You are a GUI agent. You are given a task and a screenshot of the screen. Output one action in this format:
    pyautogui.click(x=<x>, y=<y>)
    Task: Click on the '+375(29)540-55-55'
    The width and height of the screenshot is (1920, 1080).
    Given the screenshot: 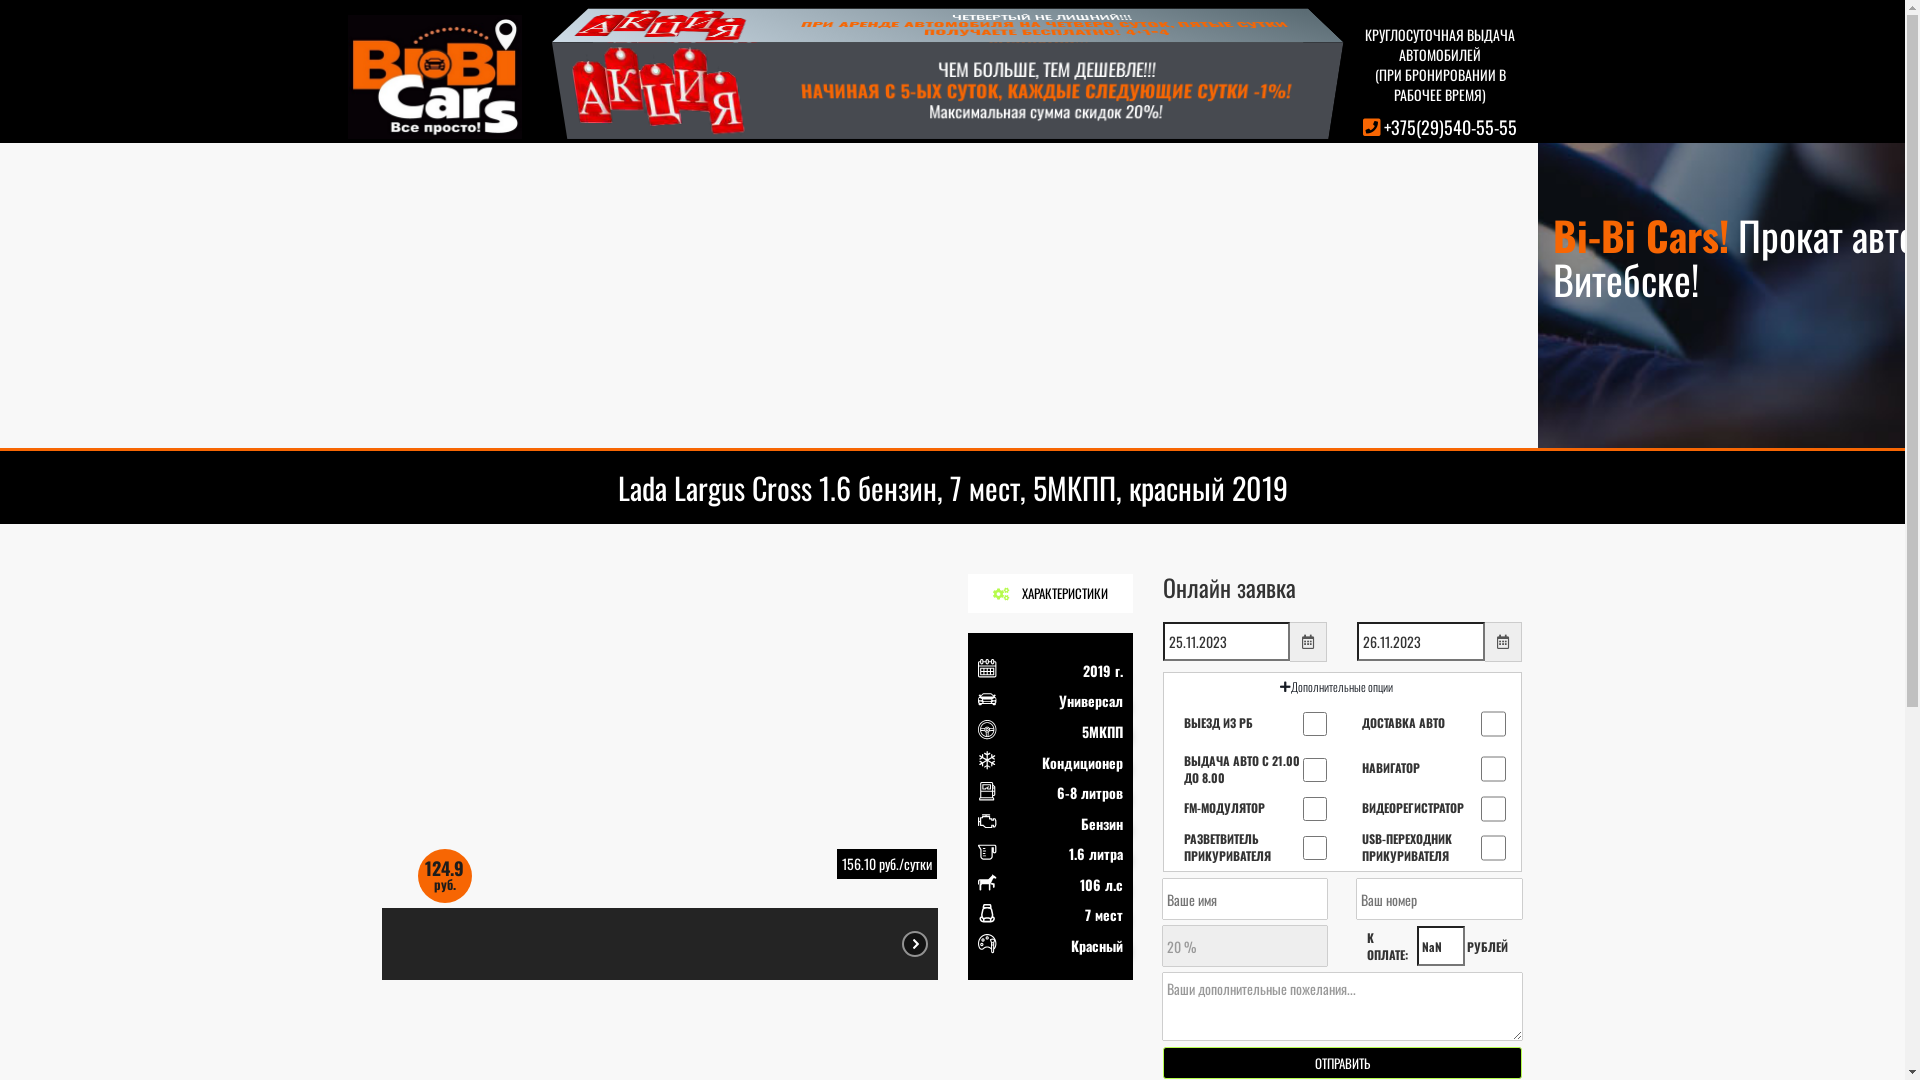 What is the action you would take?
    pyautogui.click(x=1382, y=127)
    